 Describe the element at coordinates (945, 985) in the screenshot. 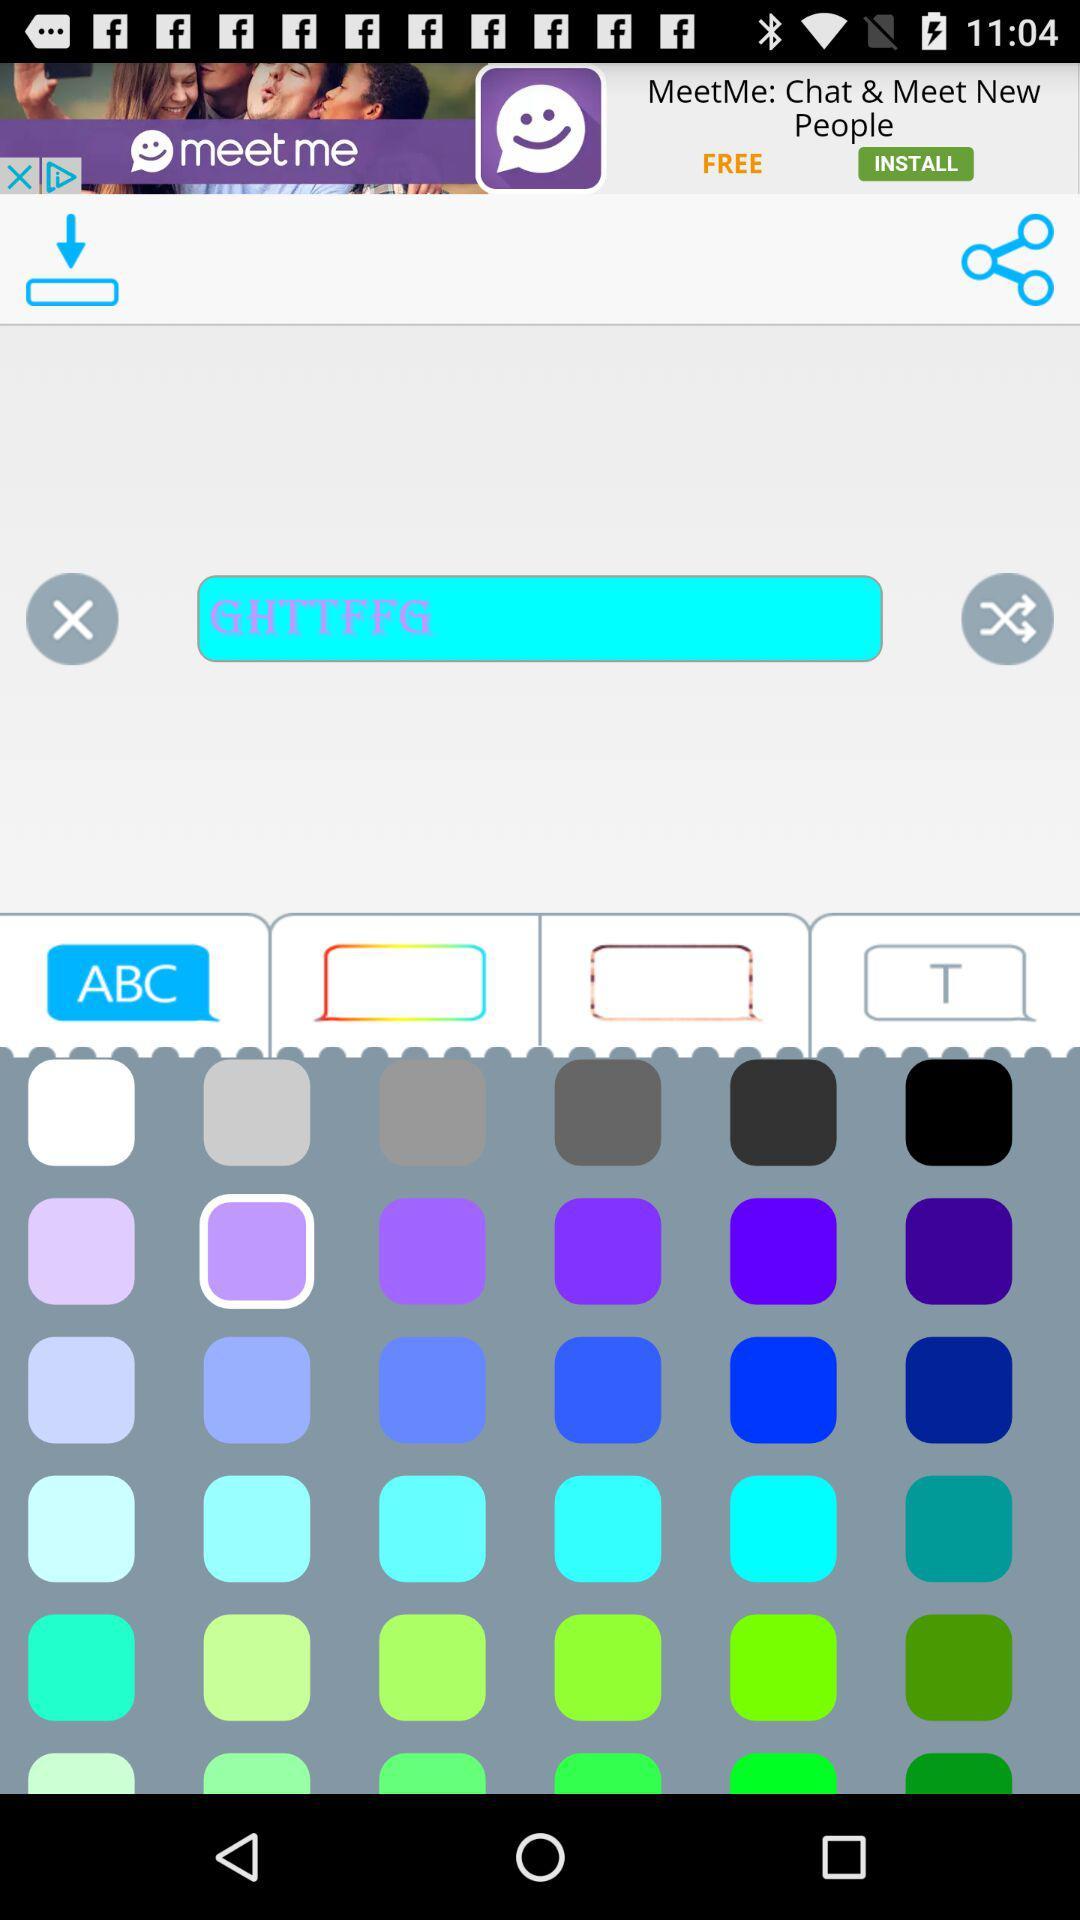

I see `open text options` at that location.